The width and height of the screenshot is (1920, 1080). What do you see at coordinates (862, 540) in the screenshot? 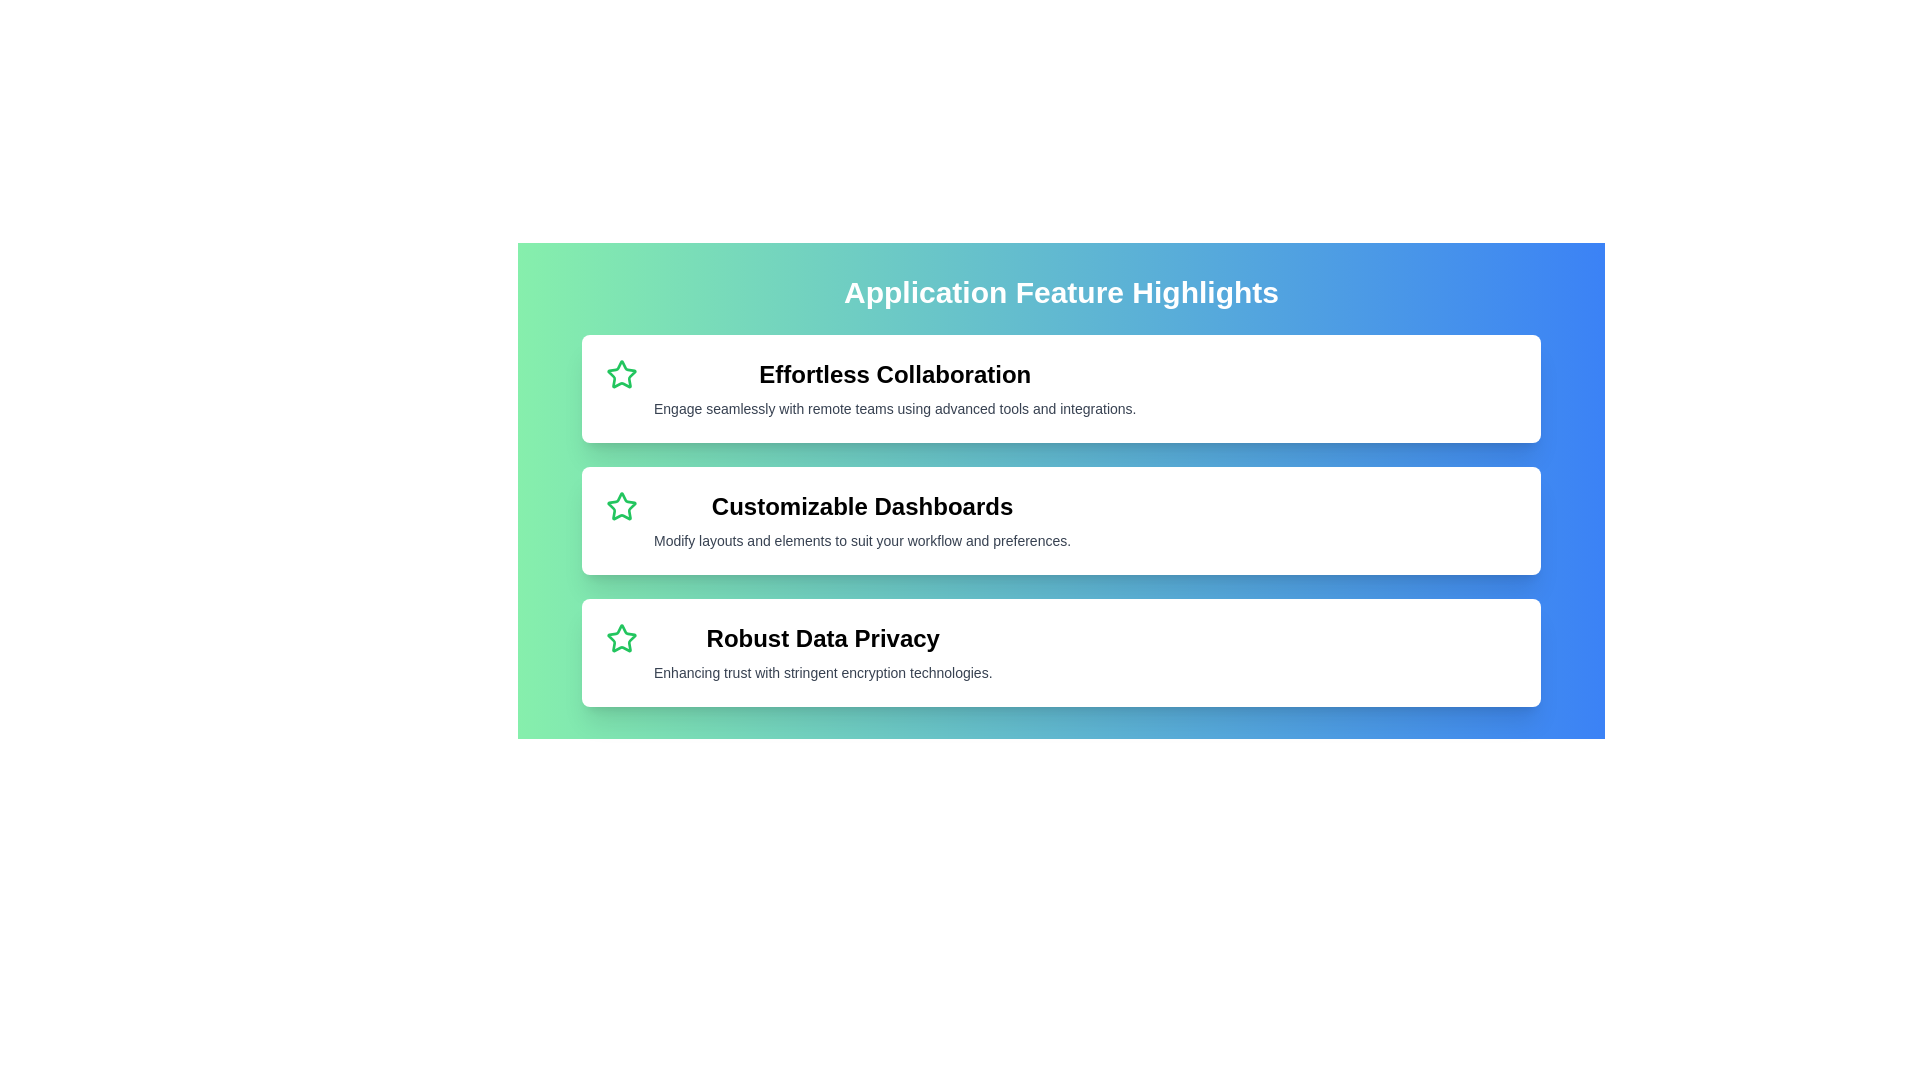
I see `the descriptive text located beneath the heading 'Customizable Dashboards', which is styled with a small font size and light gray color` at bounding box center [862, 540].